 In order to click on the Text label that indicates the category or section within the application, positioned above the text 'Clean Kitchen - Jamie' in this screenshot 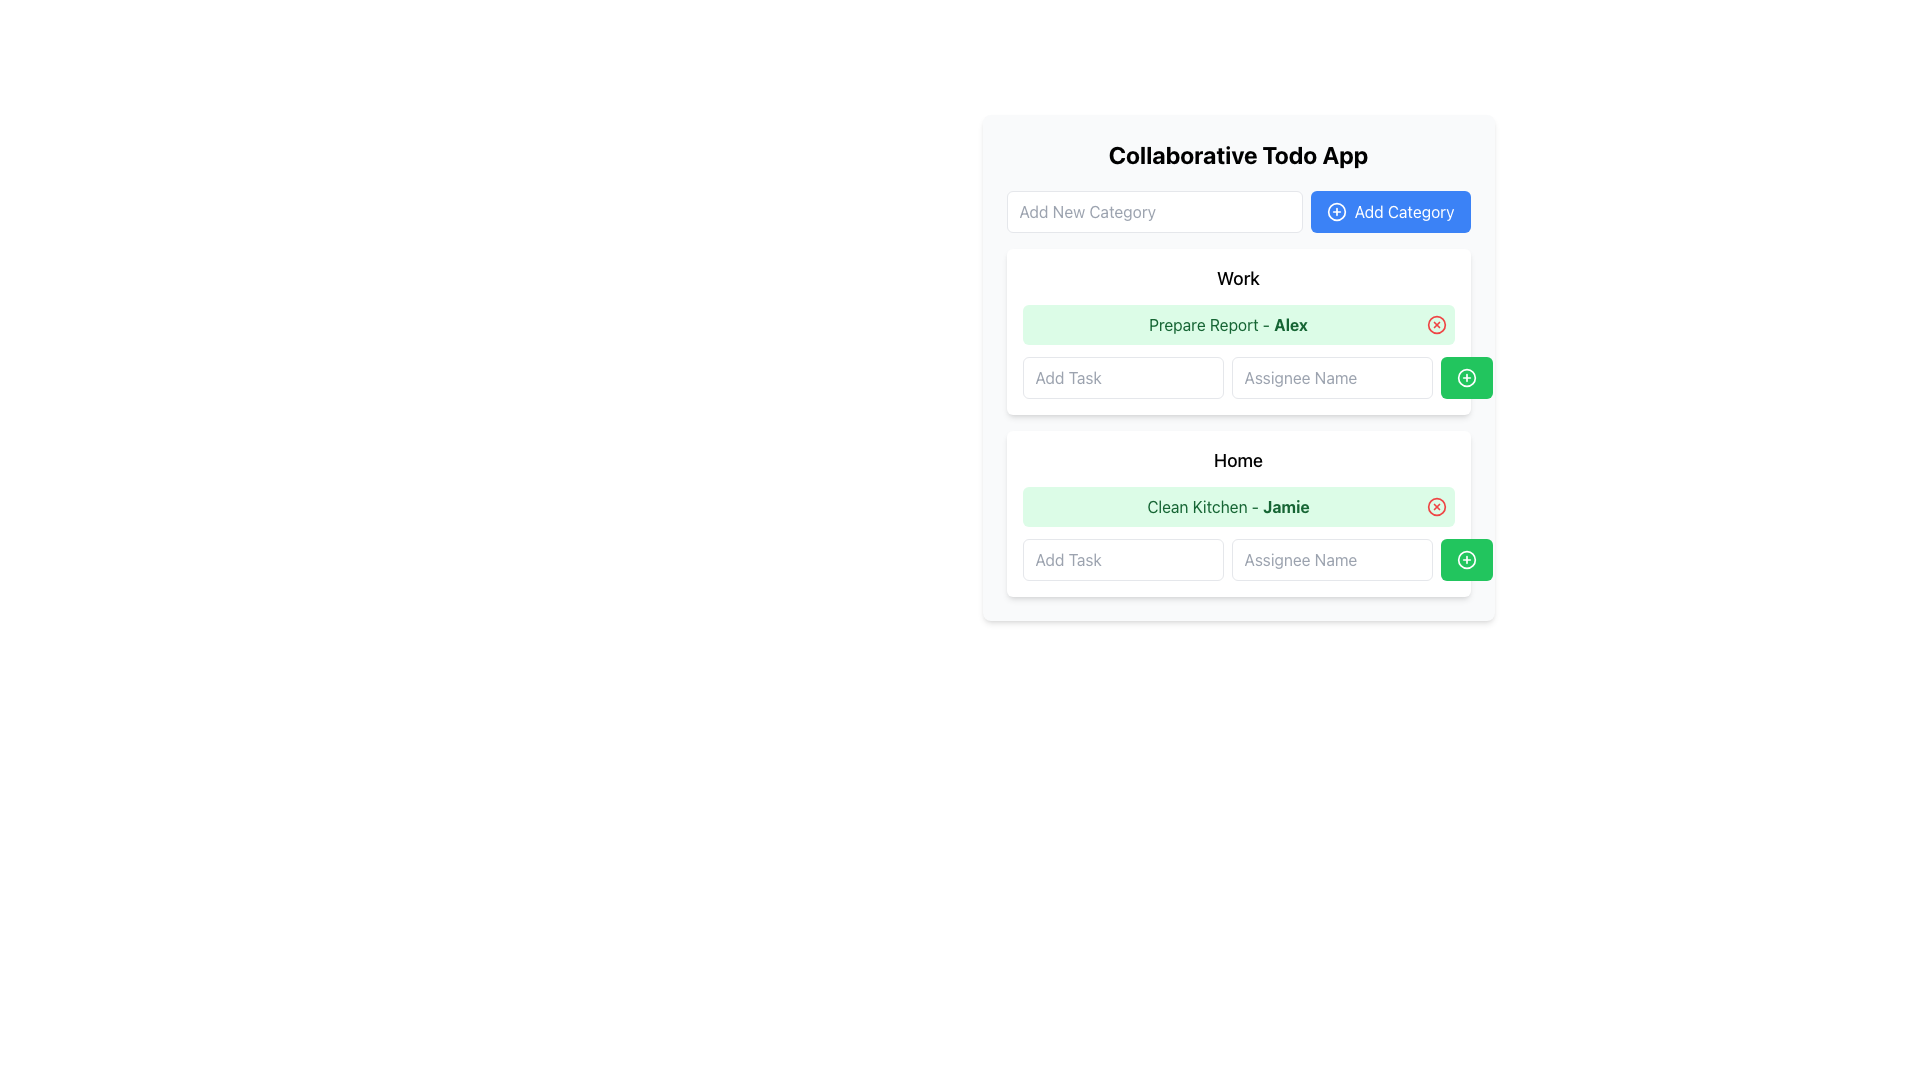, I will do `click(1237, 461)`.